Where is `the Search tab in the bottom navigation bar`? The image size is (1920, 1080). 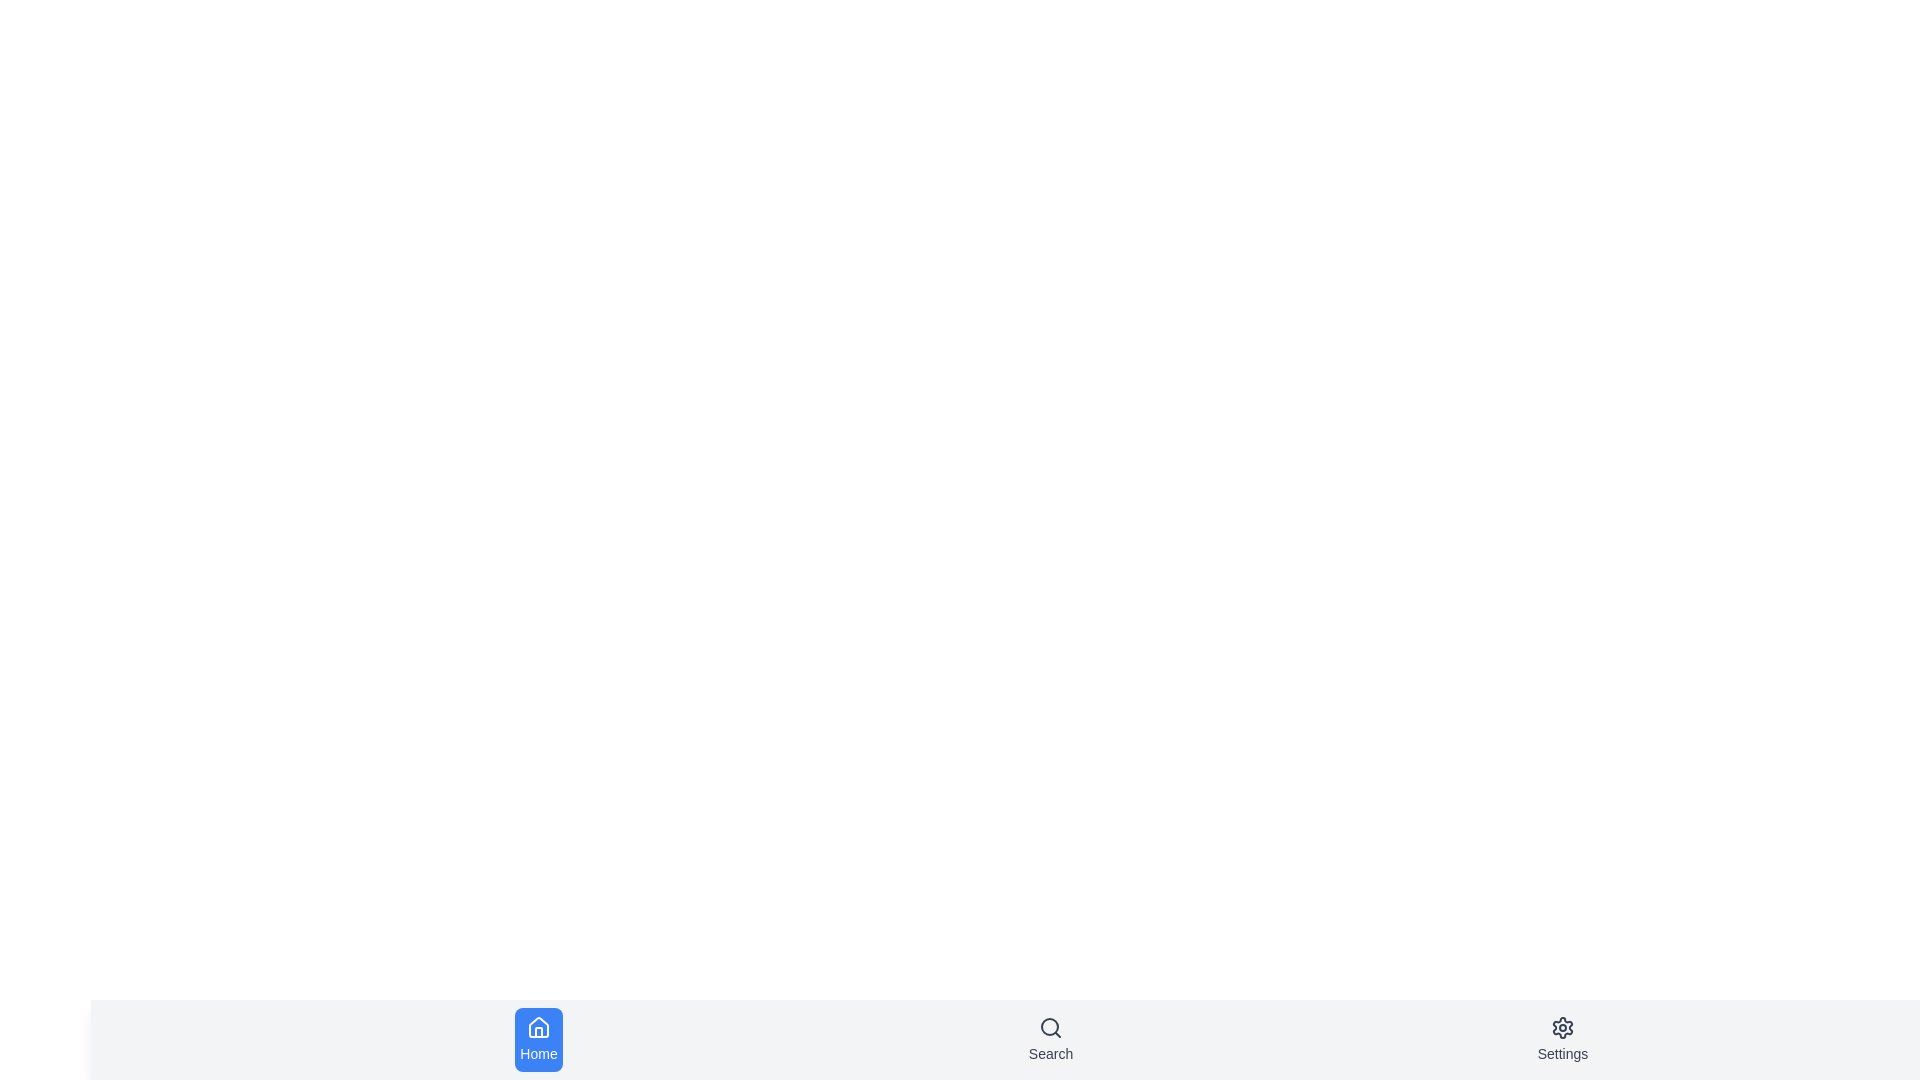 the Search tab in the bottom navigation bar is located at coordinates (1050, 1039).